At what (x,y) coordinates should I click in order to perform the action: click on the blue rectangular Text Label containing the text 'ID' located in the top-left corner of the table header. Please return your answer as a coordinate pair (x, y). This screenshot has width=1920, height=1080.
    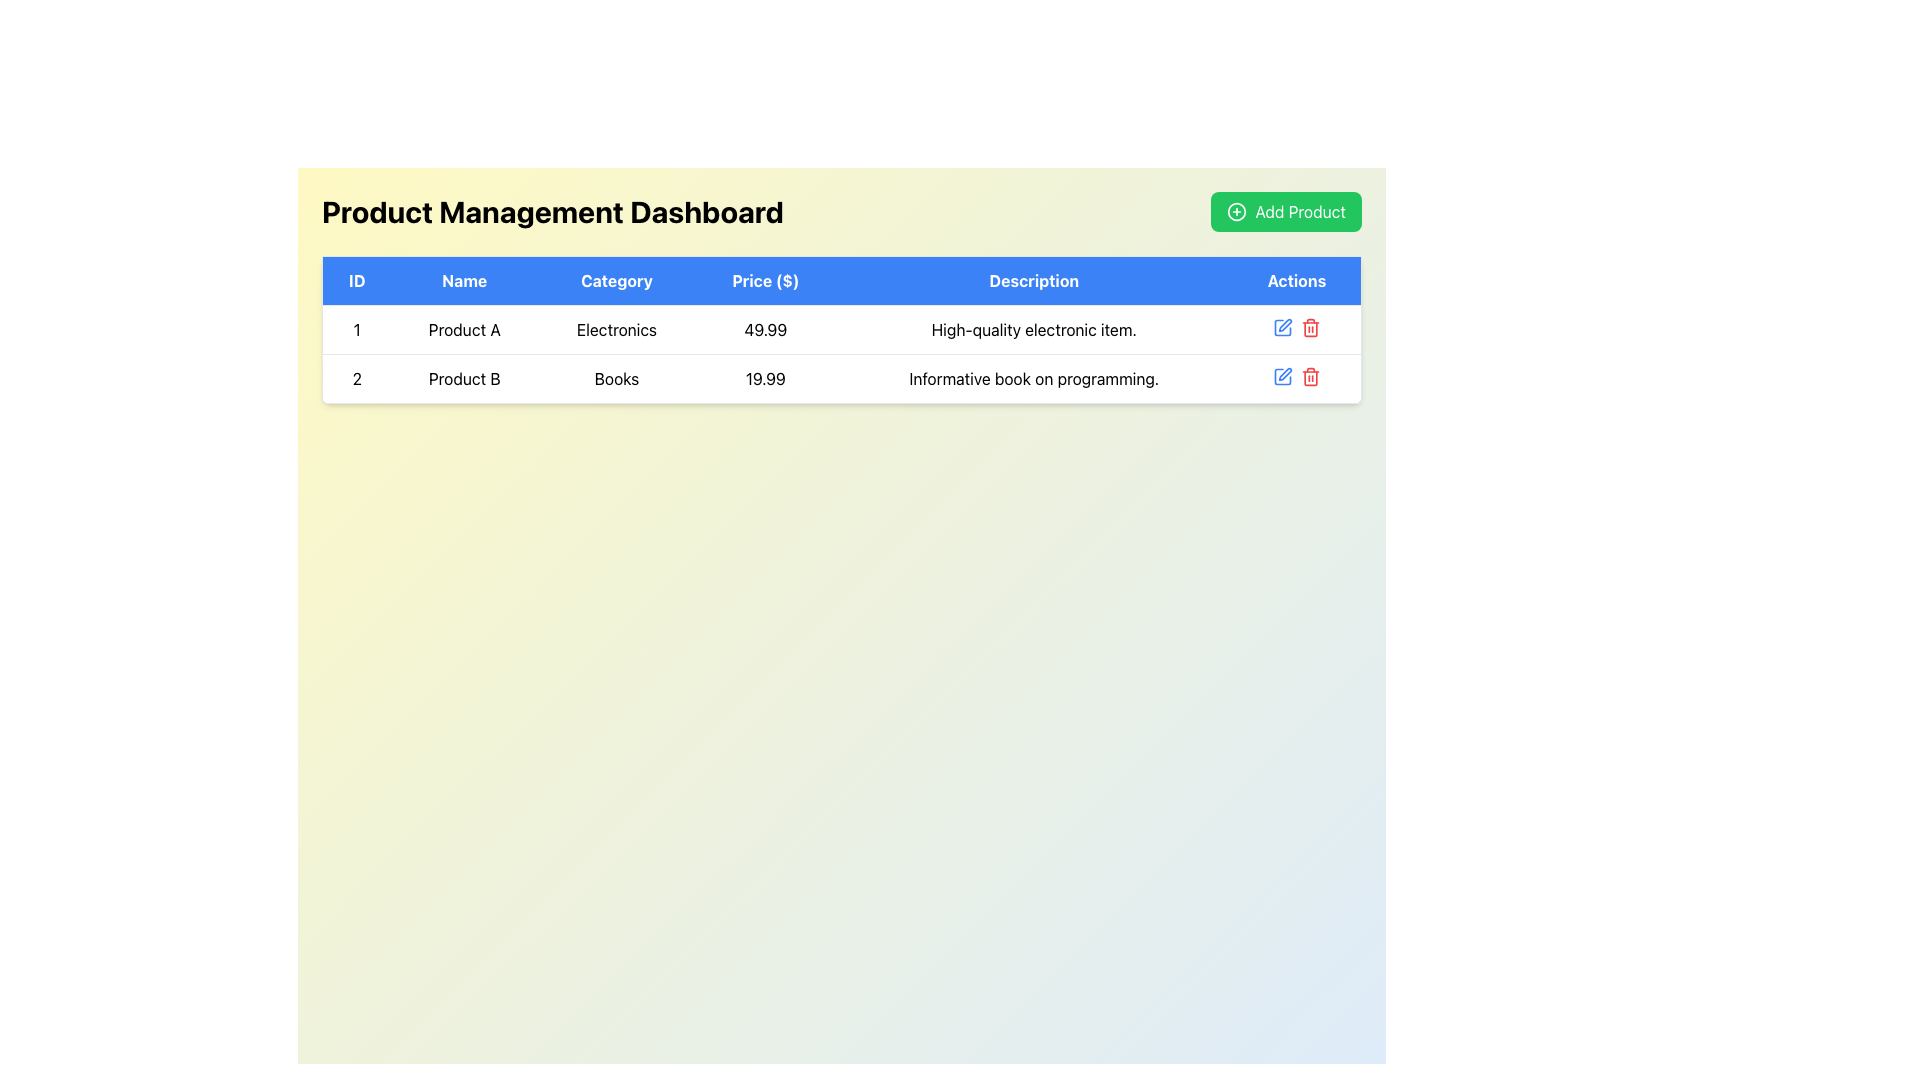
    Looking at the image, I should click on (356, 281).